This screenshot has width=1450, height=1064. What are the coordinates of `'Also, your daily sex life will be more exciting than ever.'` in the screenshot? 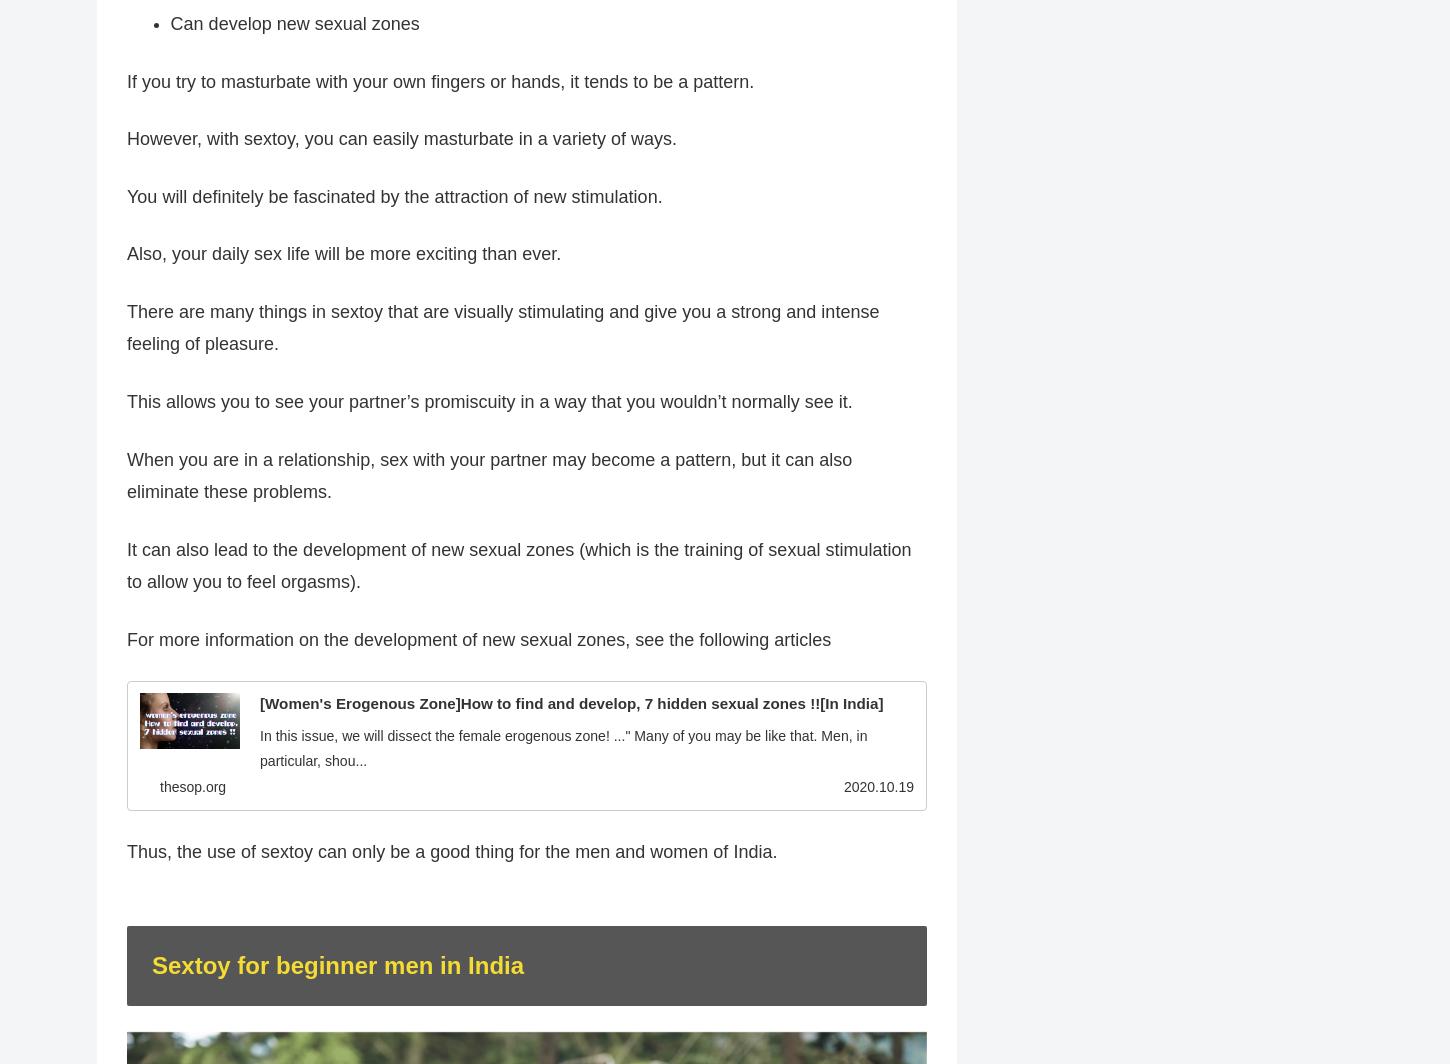 It's located at (343, 253).